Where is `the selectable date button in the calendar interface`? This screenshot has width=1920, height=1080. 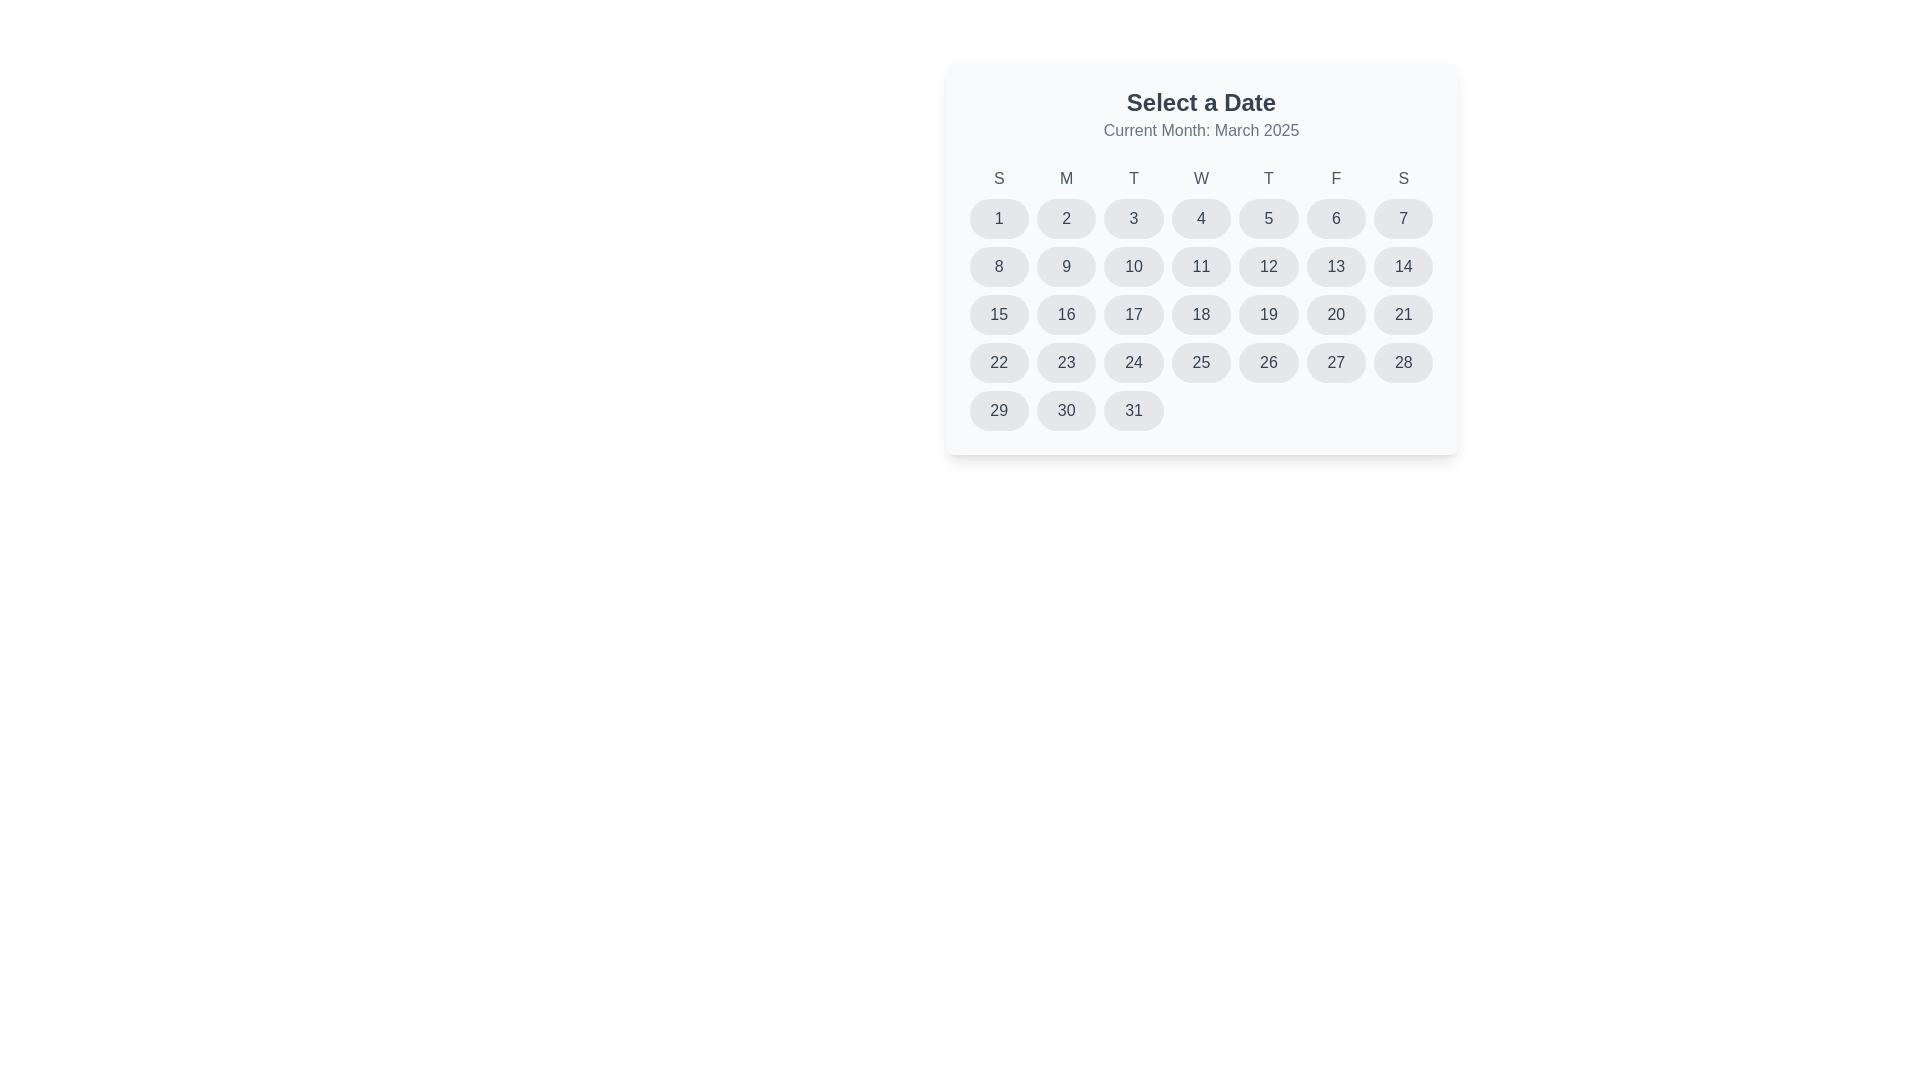
the selectable date button in the calendar interface is located at coordinates (1267, 362).